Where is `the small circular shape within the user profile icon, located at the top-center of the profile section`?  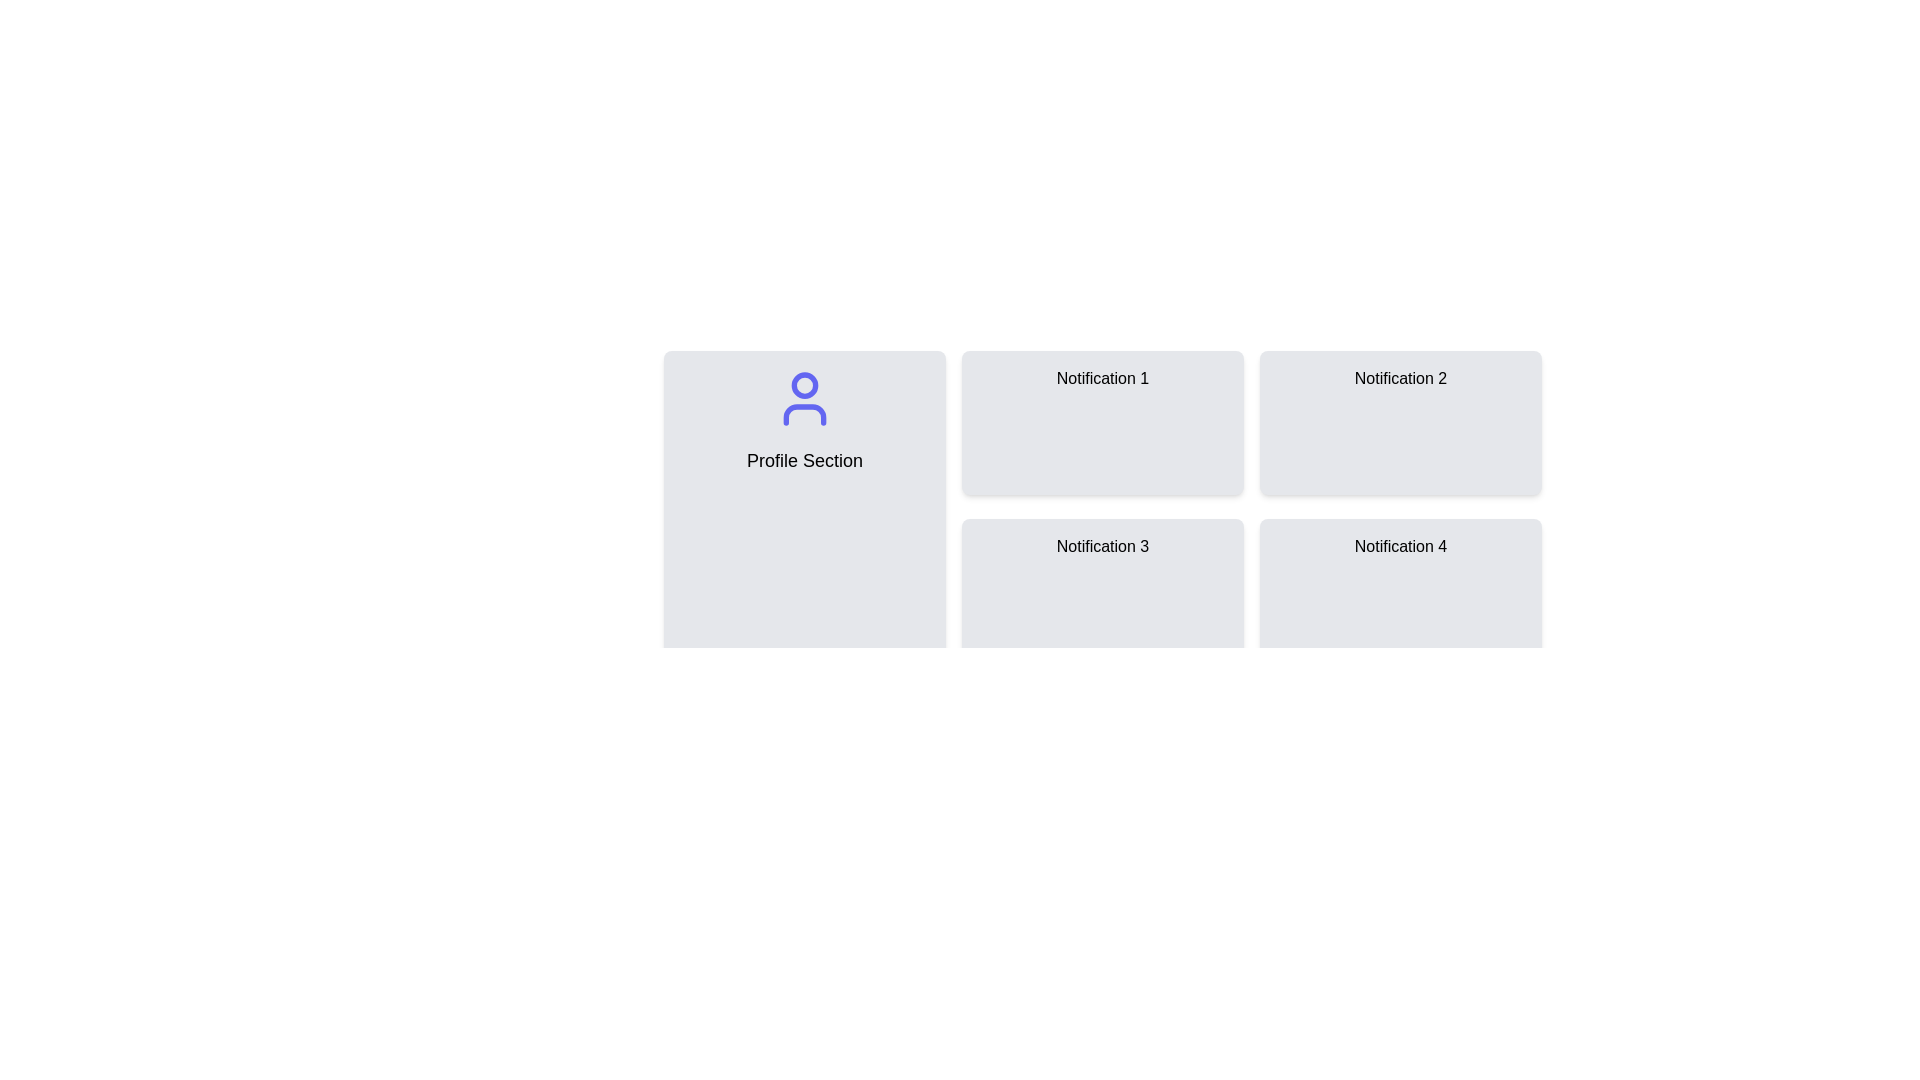 the small circular shape within the user profile icon, located at the top-center of the profile section is located at coordinates (805, 385).